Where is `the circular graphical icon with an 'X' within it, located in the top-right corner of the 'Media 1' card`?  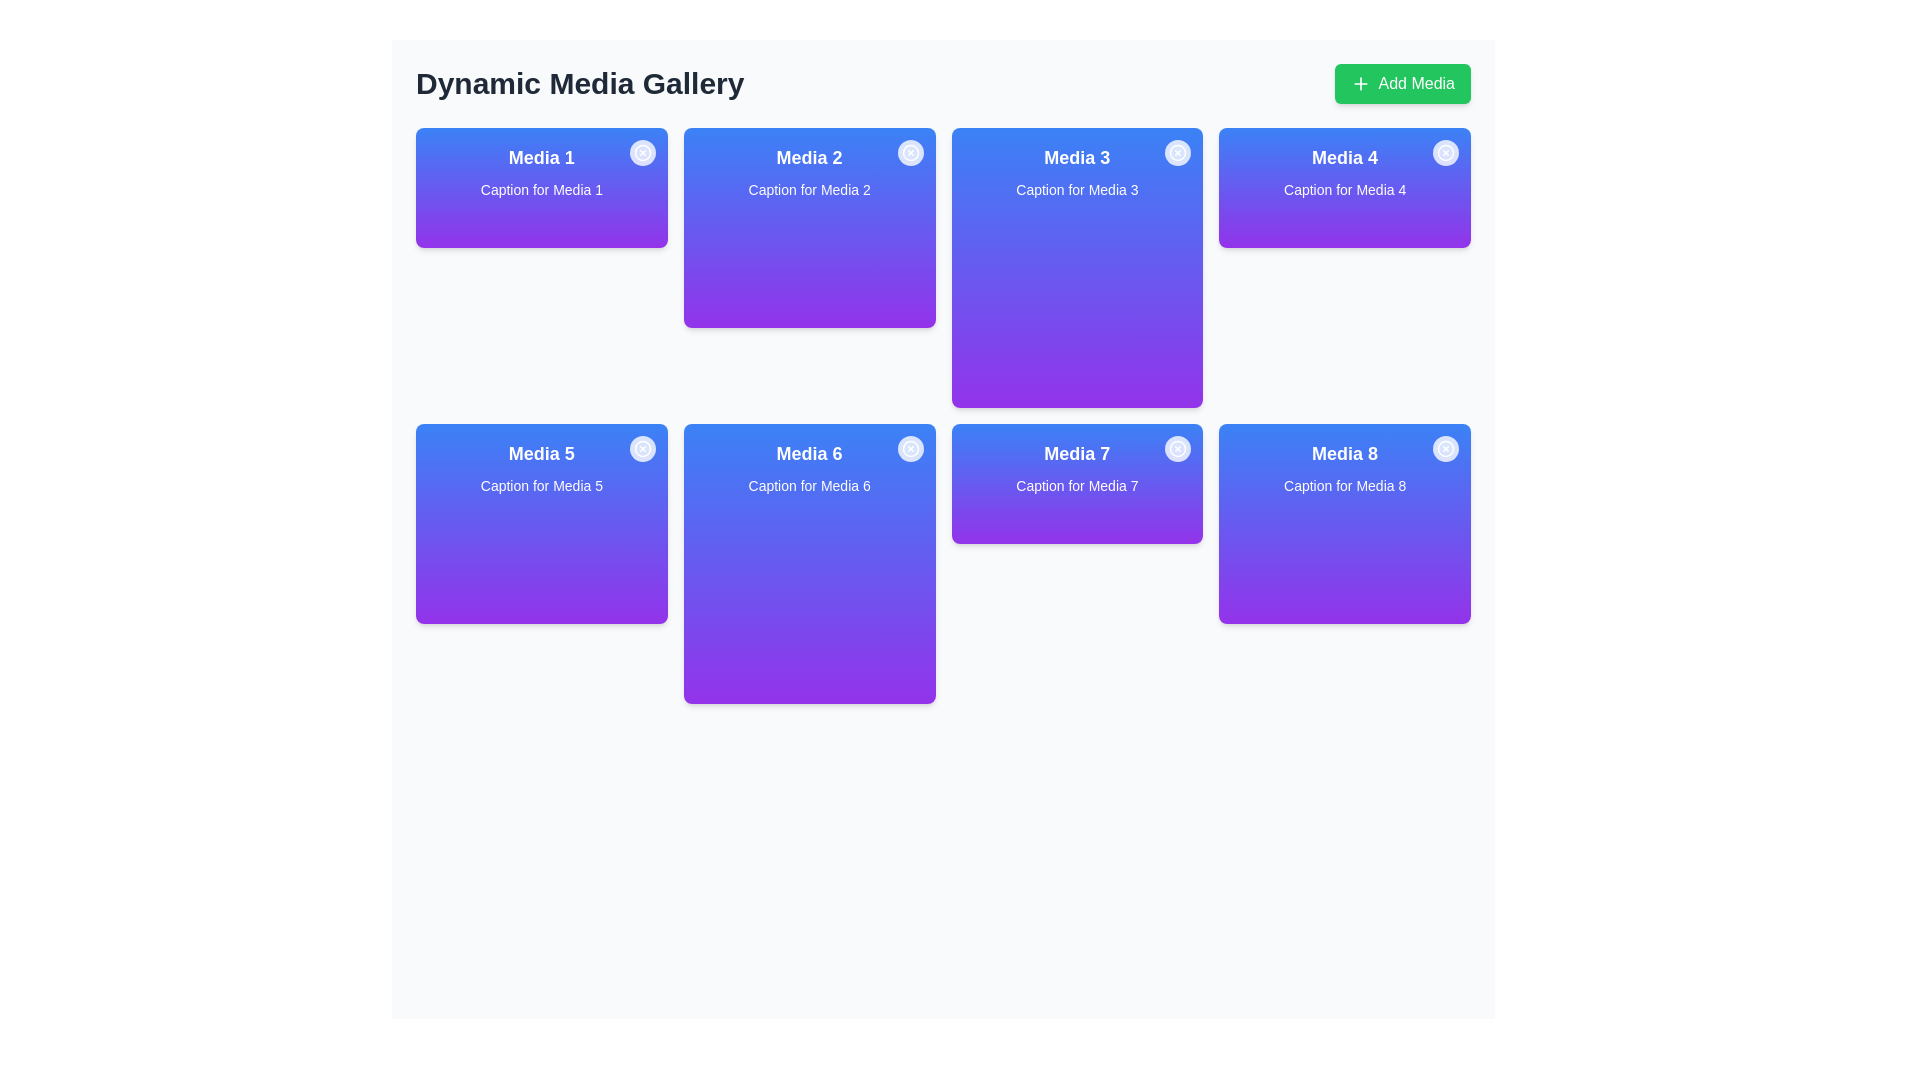
the circular graphical icon with an 'X' within it, located in the top-right corner of the 'Media 1' card is located at coordinates (642, 152).